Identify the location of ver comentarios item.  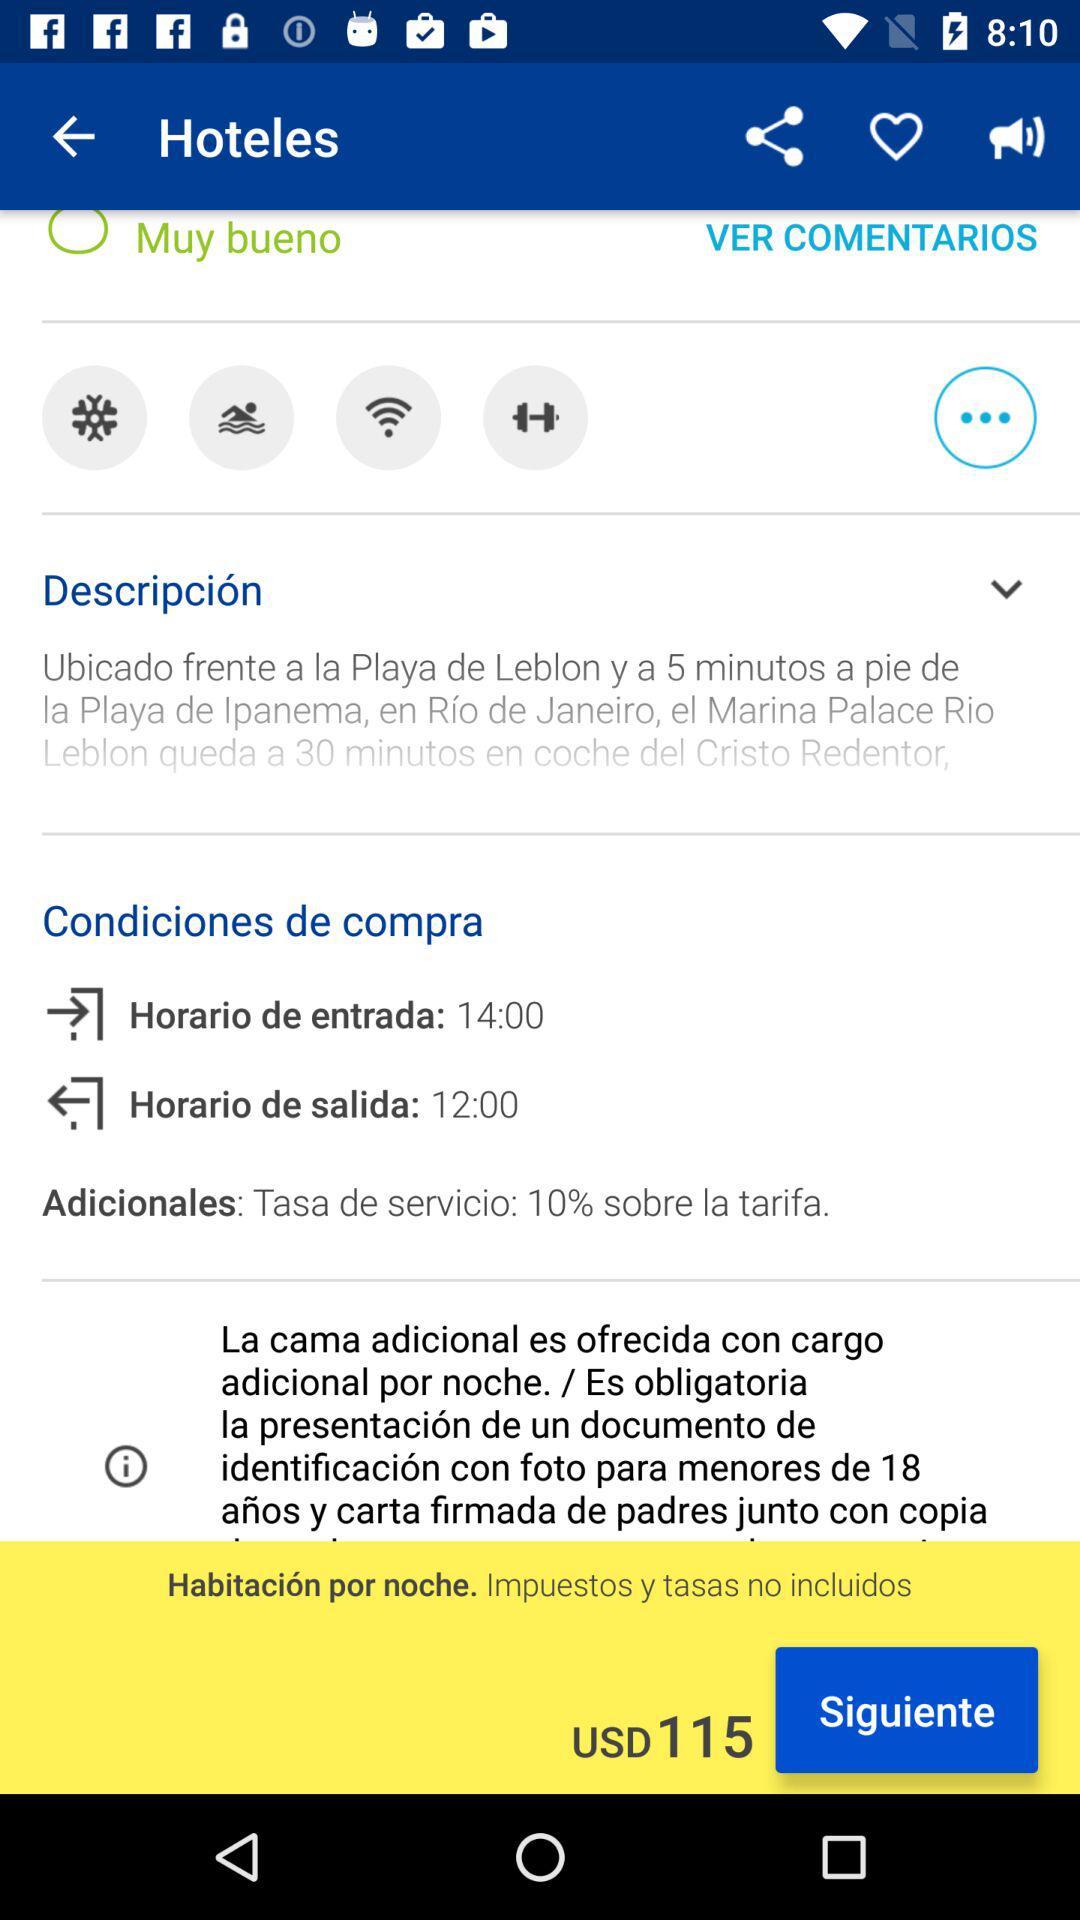
(870, 253).